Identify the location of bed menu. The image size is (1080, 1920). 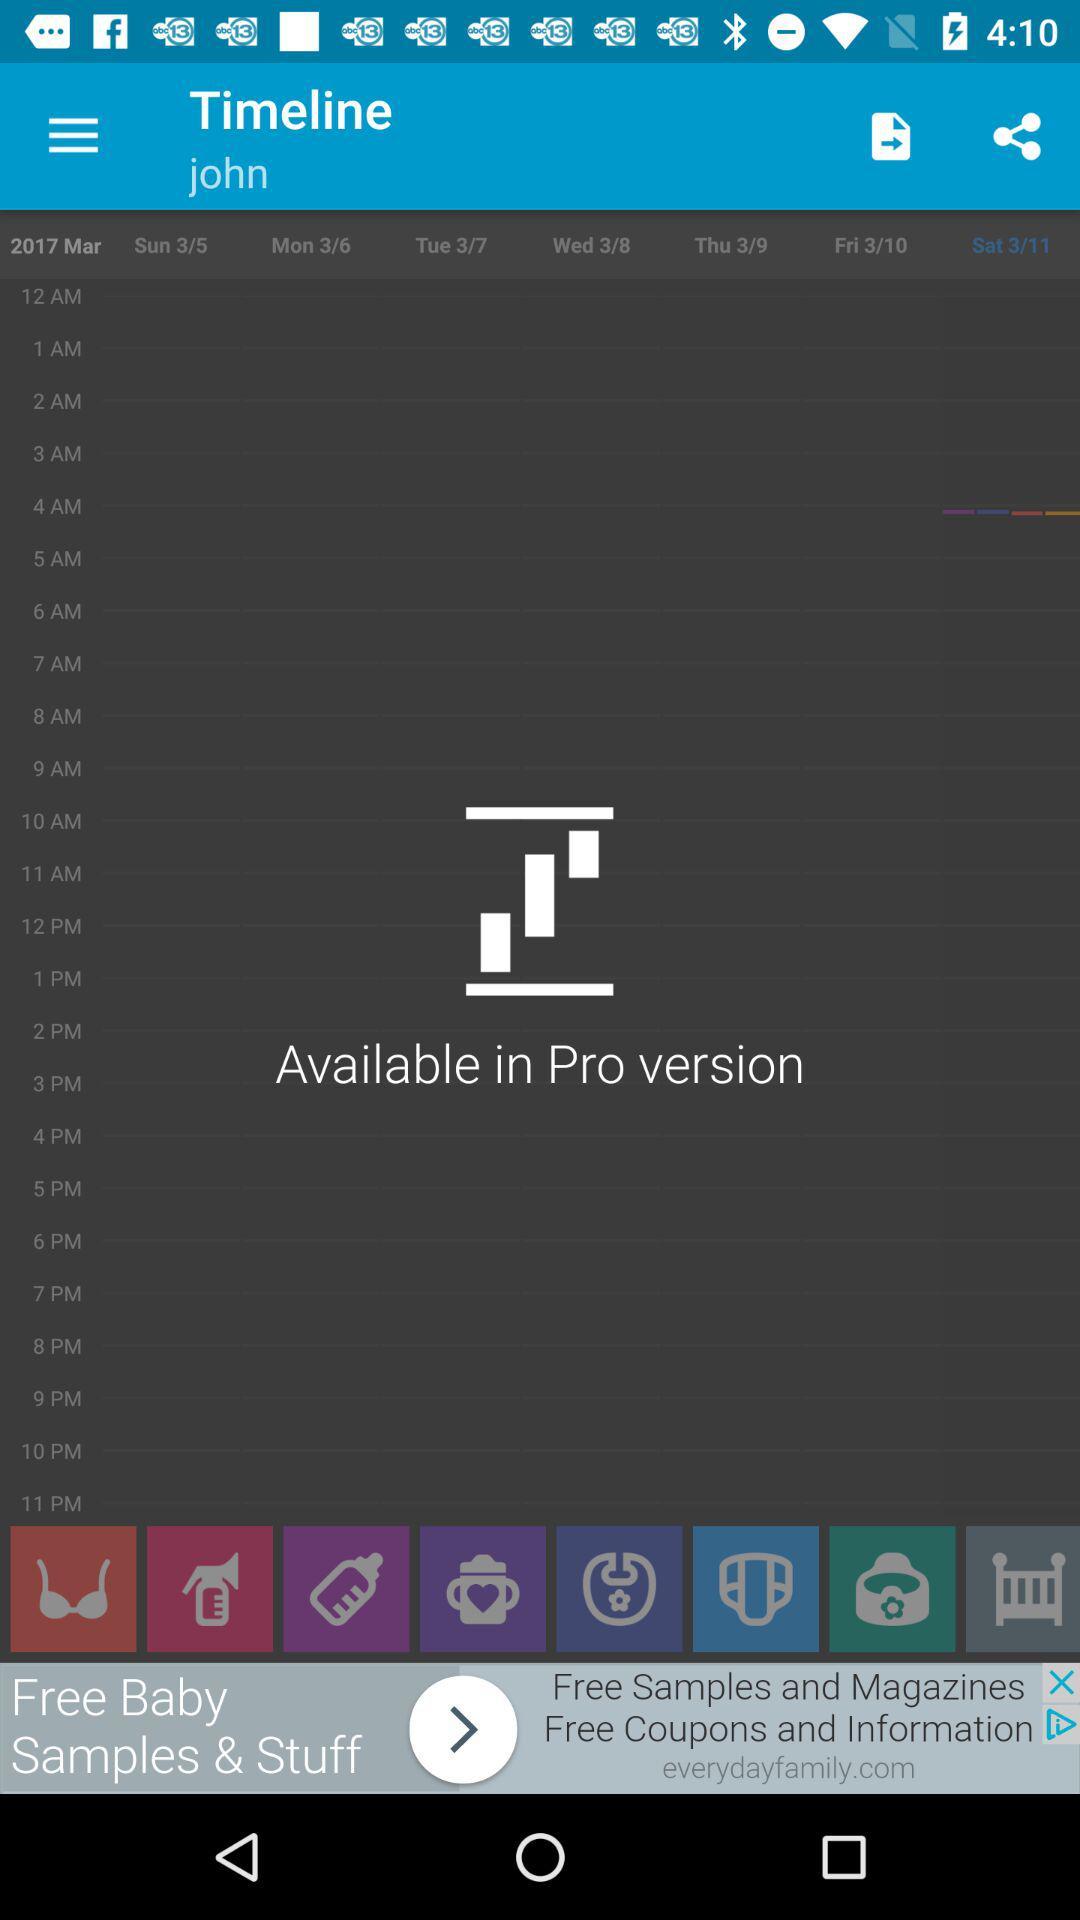
(1022, 1588).